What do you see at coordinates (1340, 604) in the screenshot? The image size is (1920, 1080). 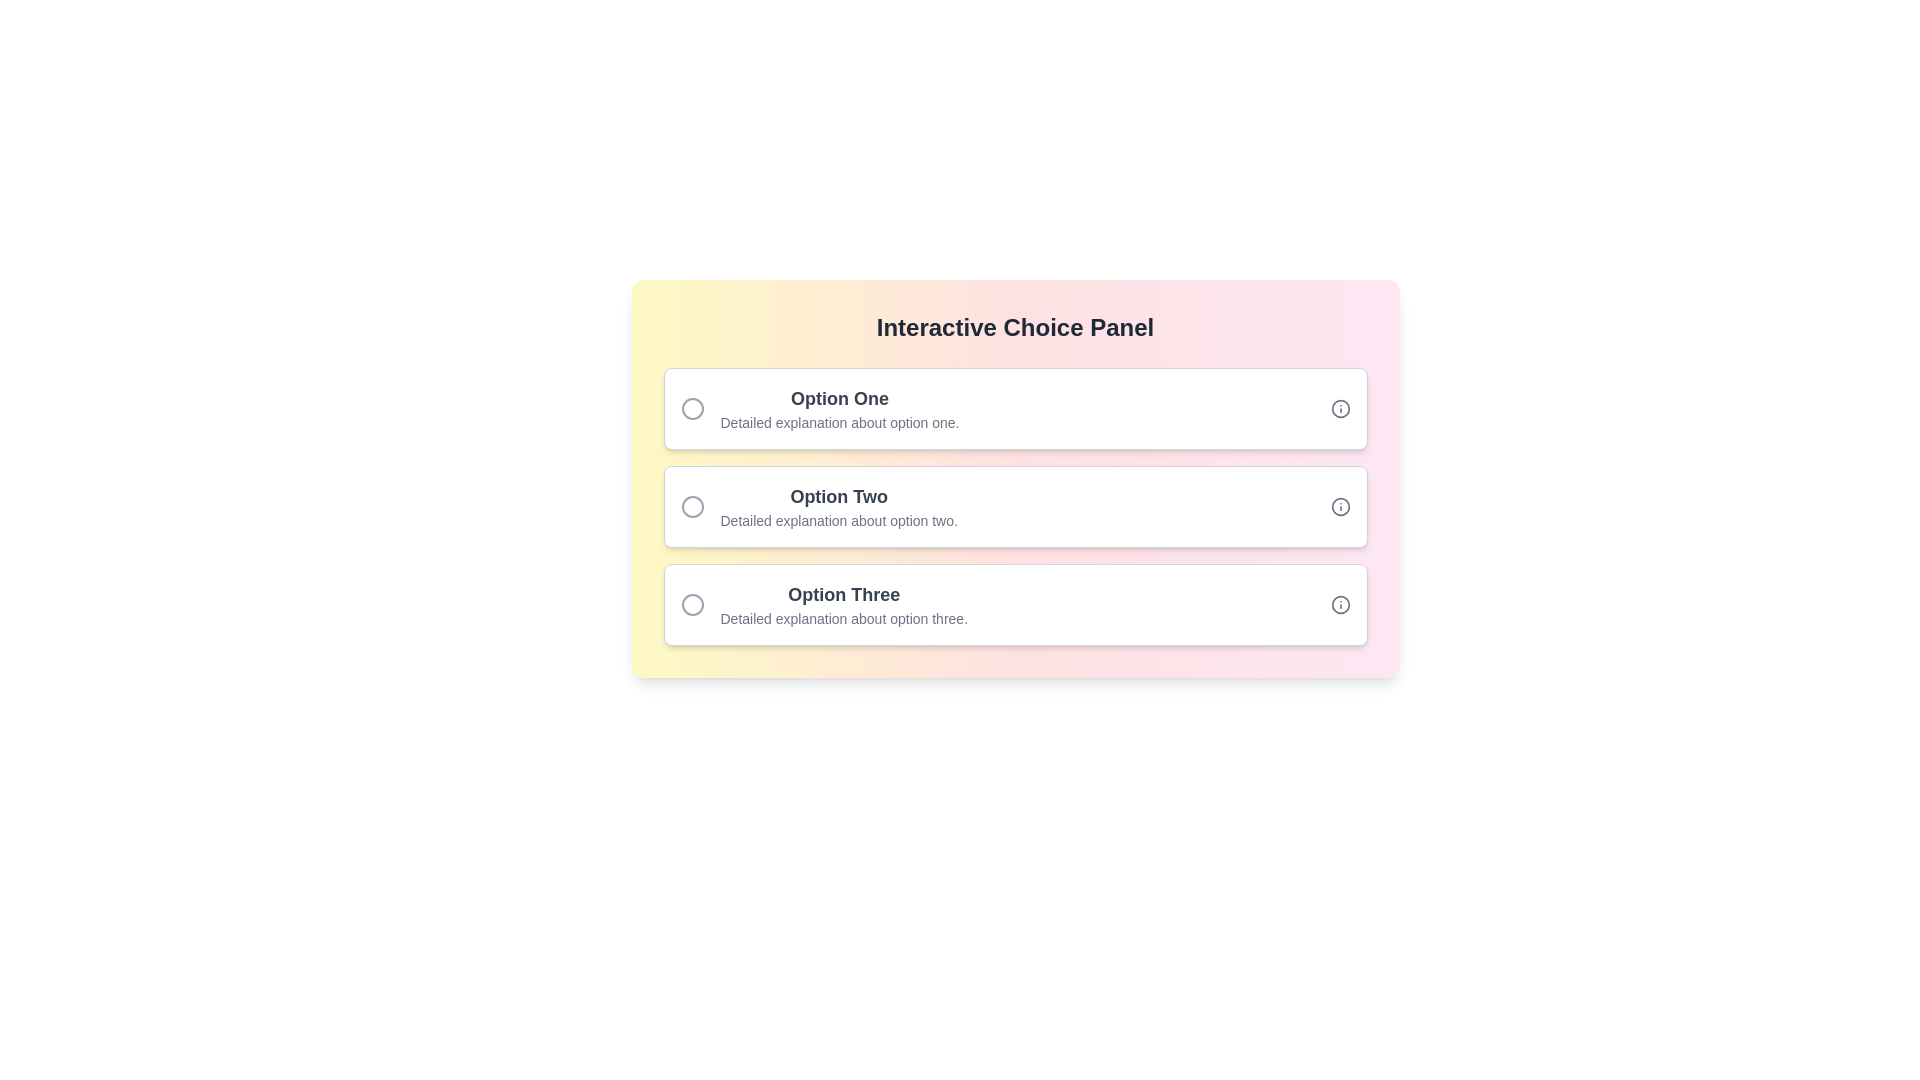 I see `the SVG graphical element that serves as an informational icon located to the right side of the third option in a vertical stacked list of options` at bounding box center [1340, 604].